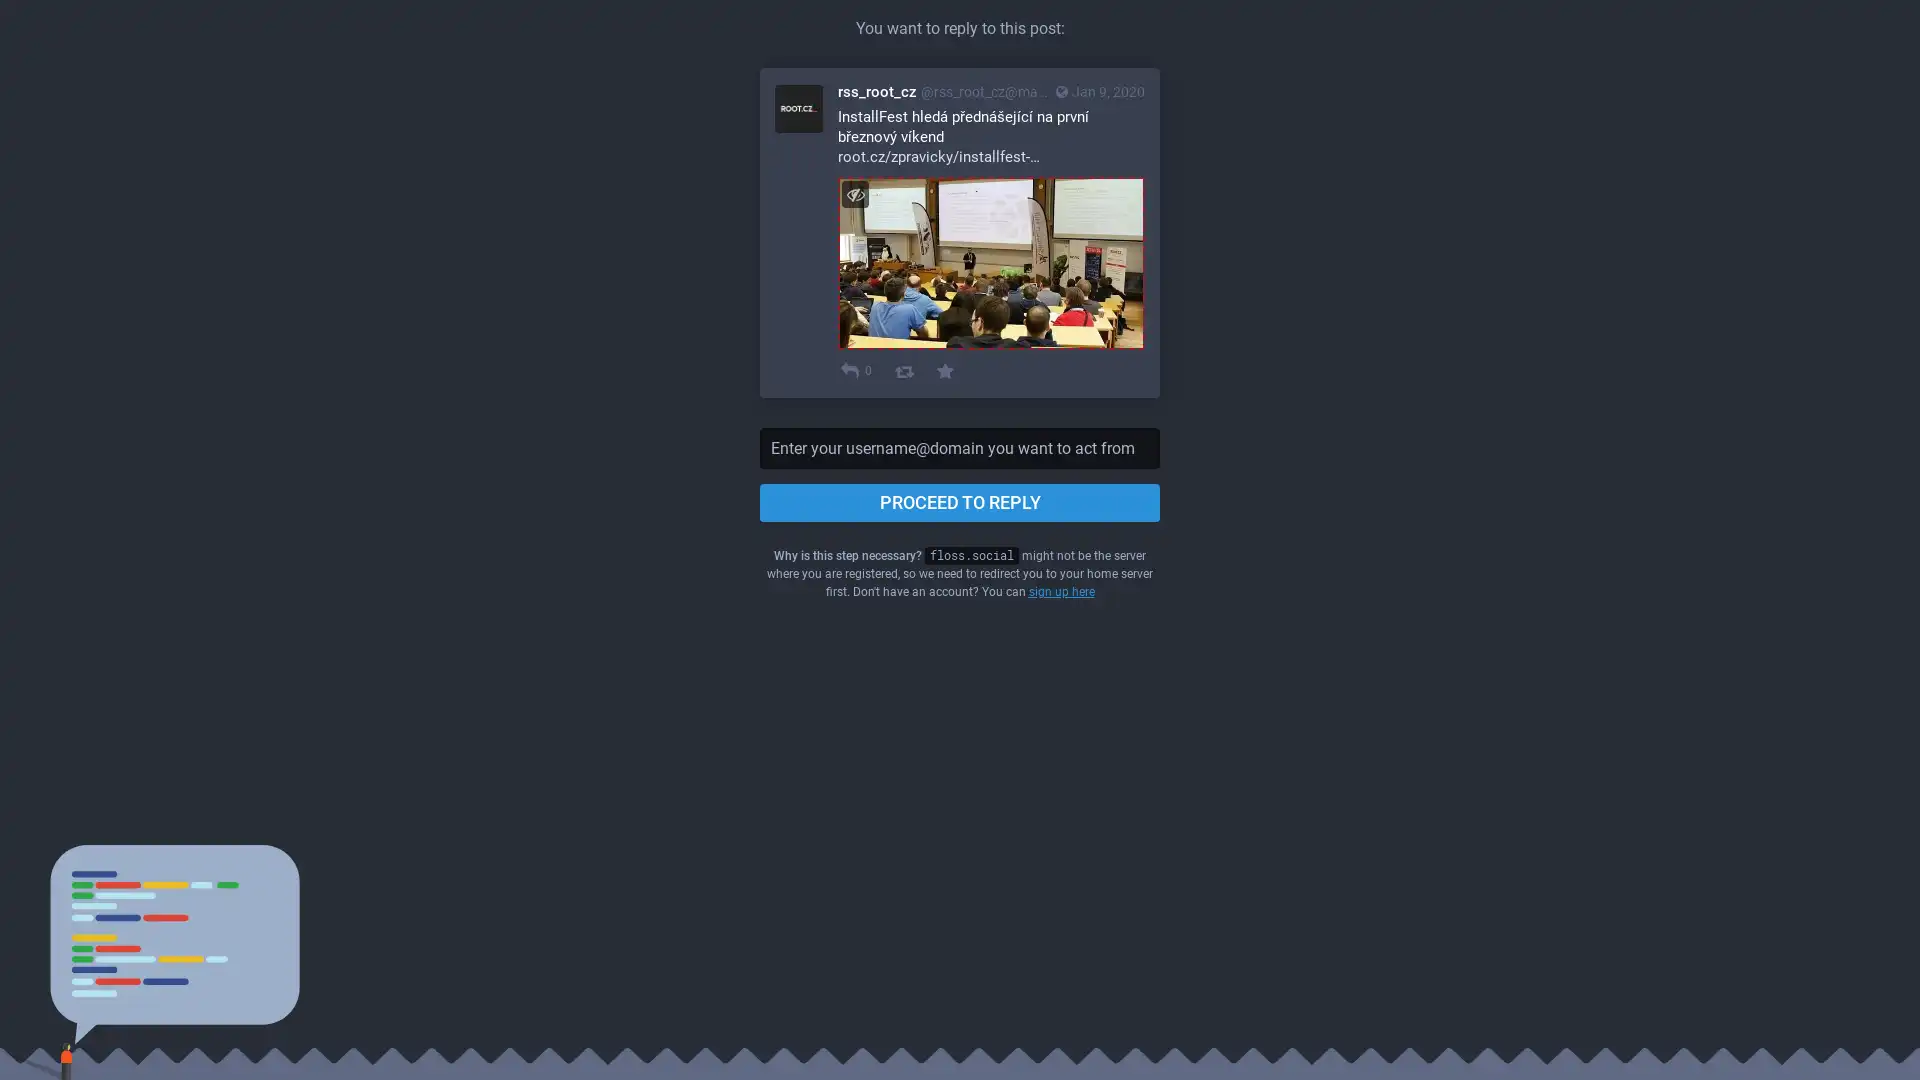  I want to click on Hide image, so click(855, 194).